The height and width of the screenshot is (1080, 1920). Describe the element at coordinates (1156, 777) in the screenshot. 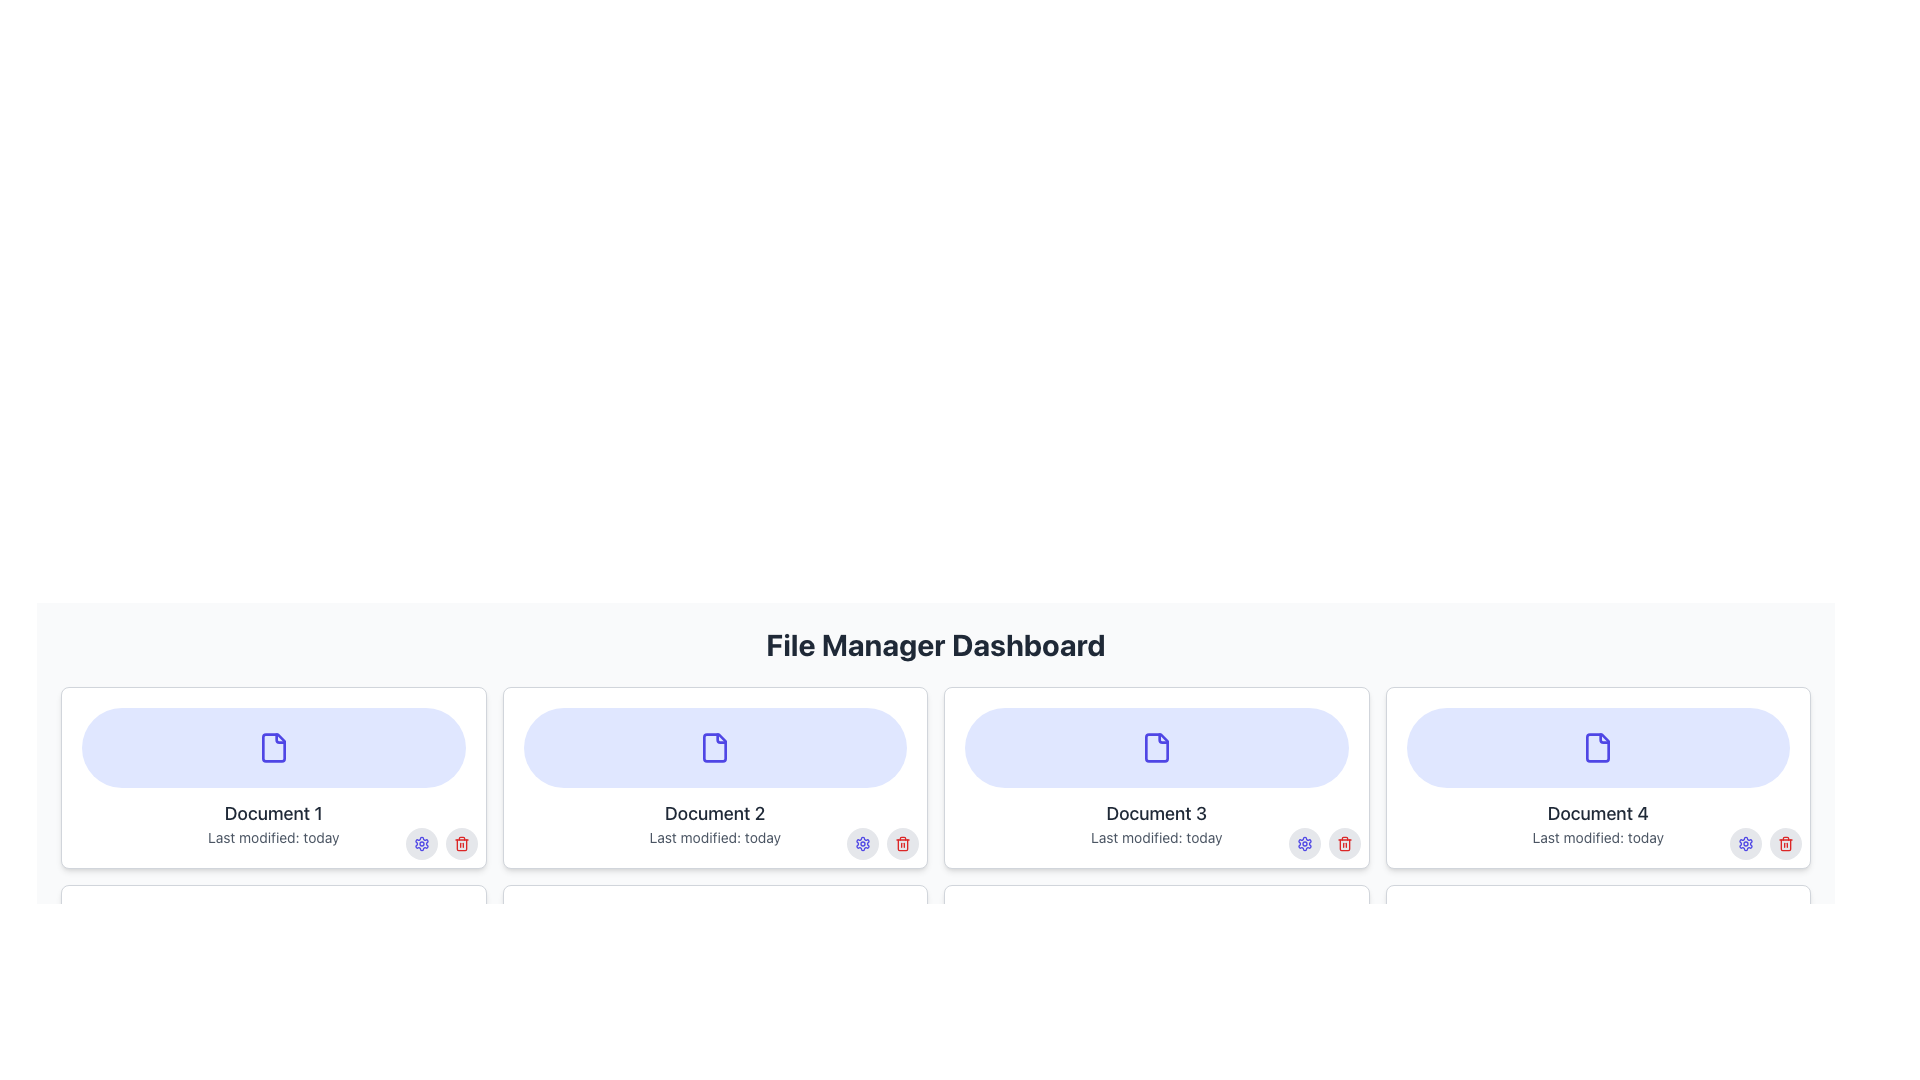

I see `the document card labeled 'Document 3' in the file manager dashboard` at that location.